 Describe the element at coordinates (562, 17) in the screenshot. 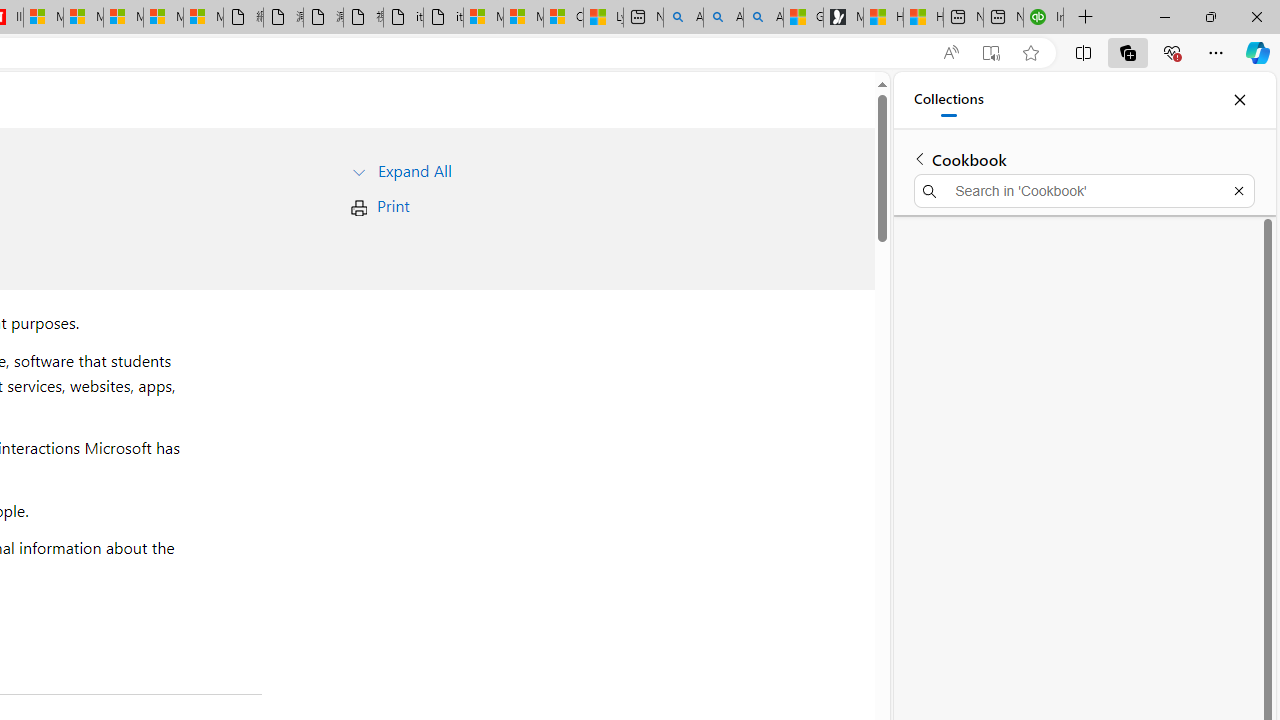

I see `'Consumer Health Data Privacy Policy'` at that location.